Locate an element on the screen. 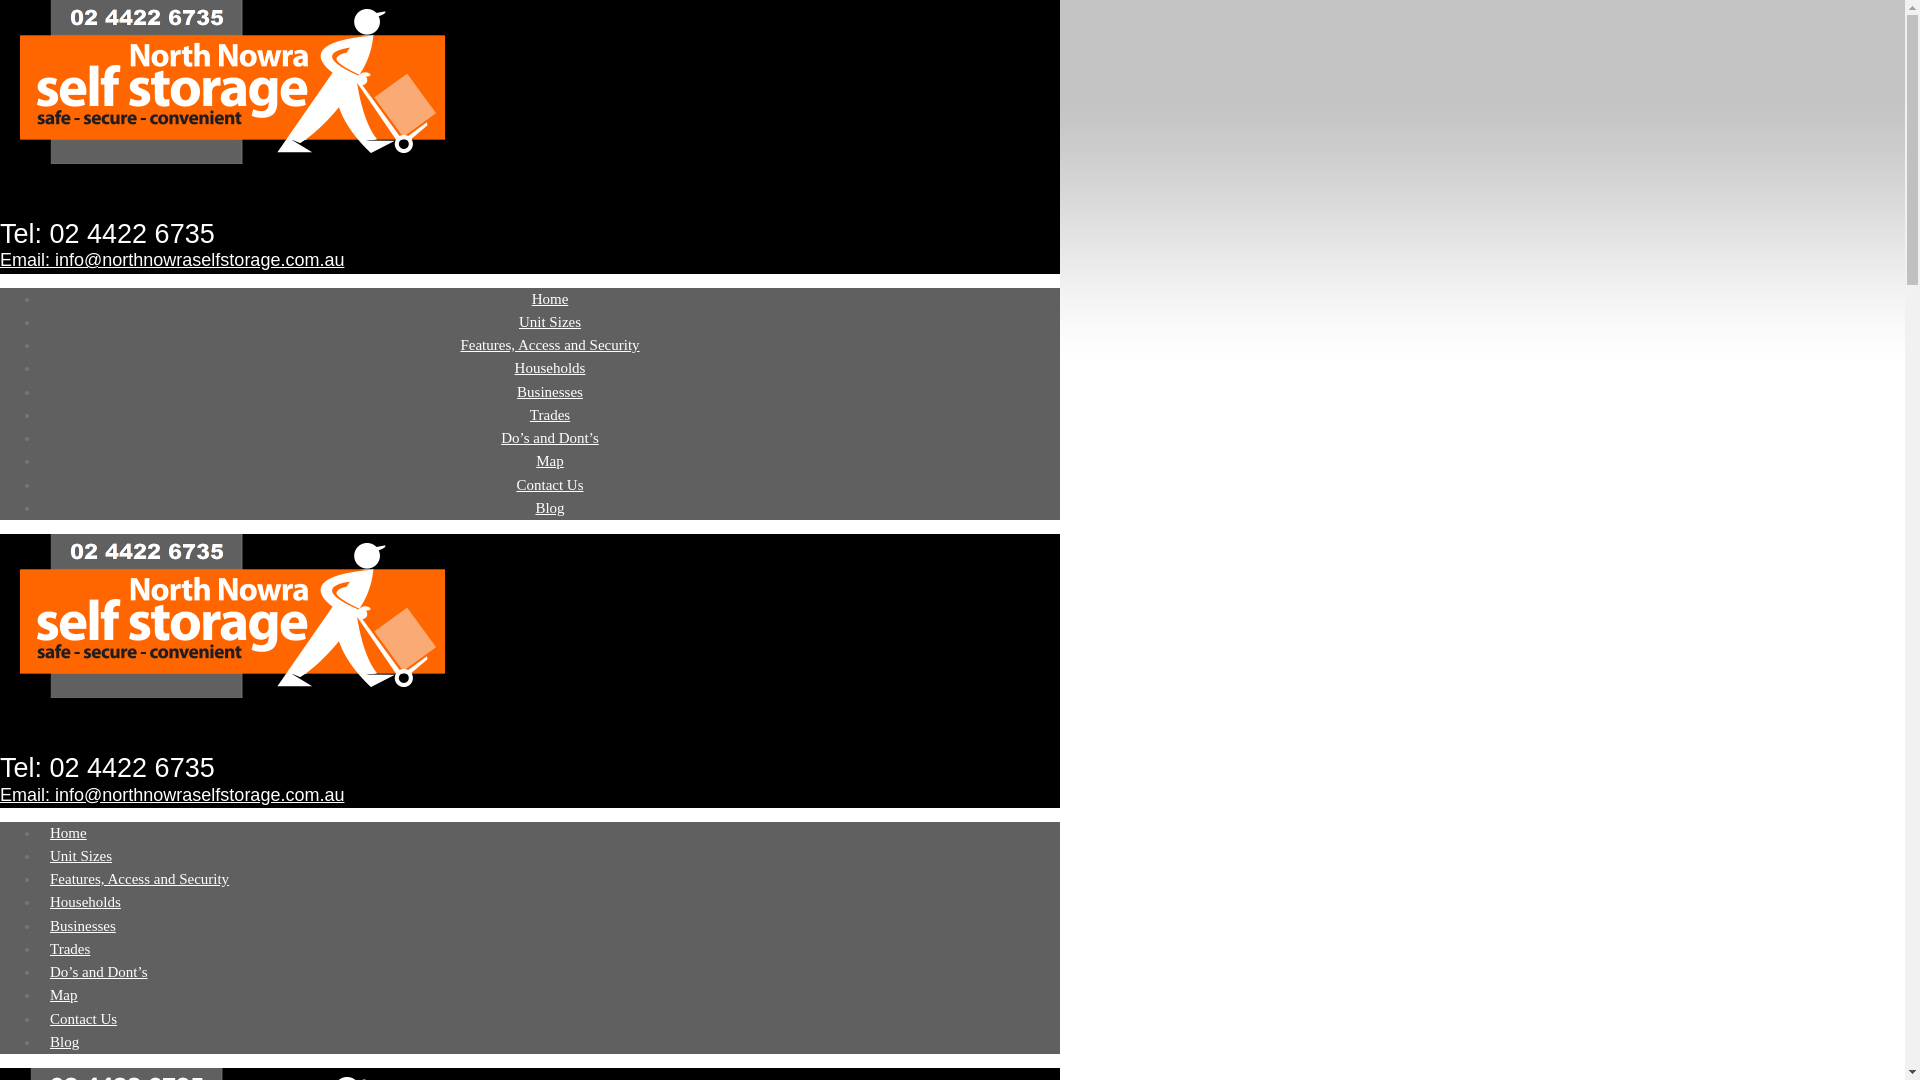  'Features, Access and Security' is located at coordinates (549, 343).